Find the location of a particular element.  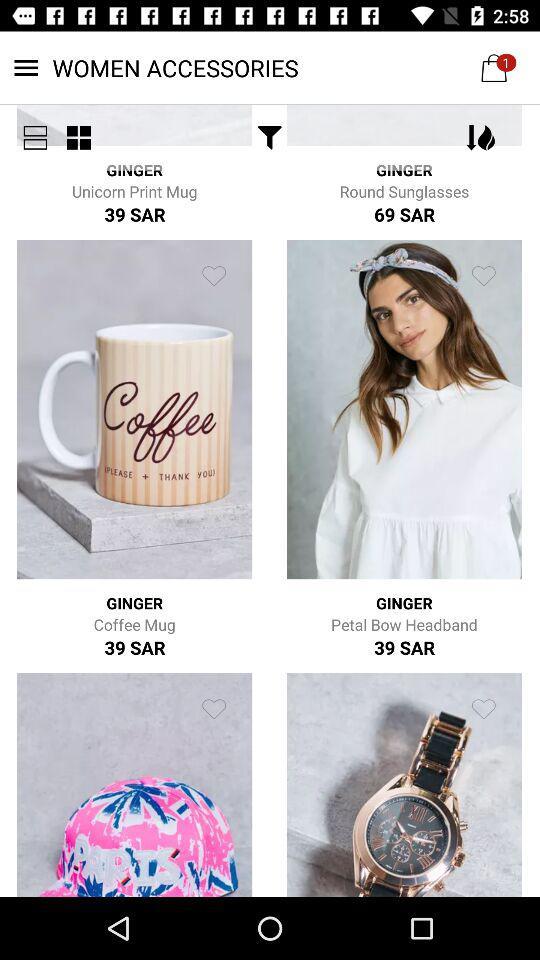

the menu icon is located at coordinates (35, 136).